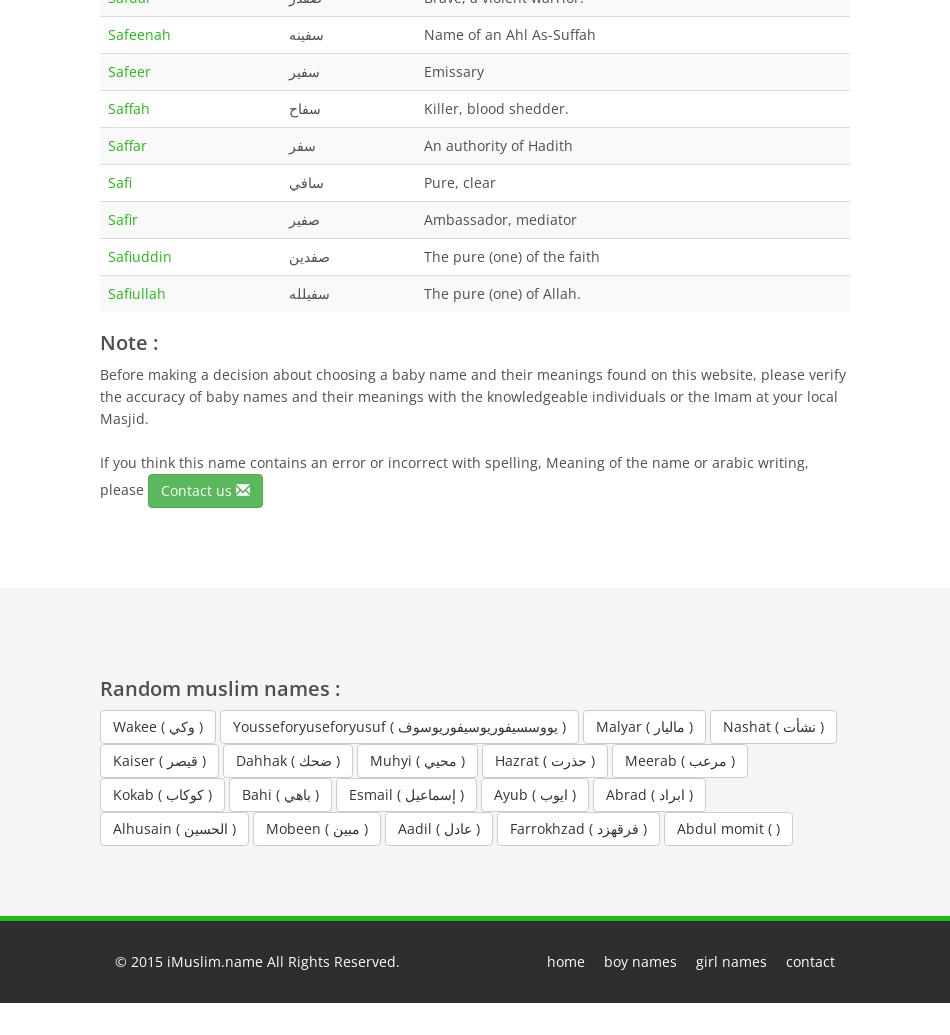  What do you see at coordinates (157, 724) in the screenshot?
I see `'Wakee ( وكي )'` at bounding box center [157, 724].